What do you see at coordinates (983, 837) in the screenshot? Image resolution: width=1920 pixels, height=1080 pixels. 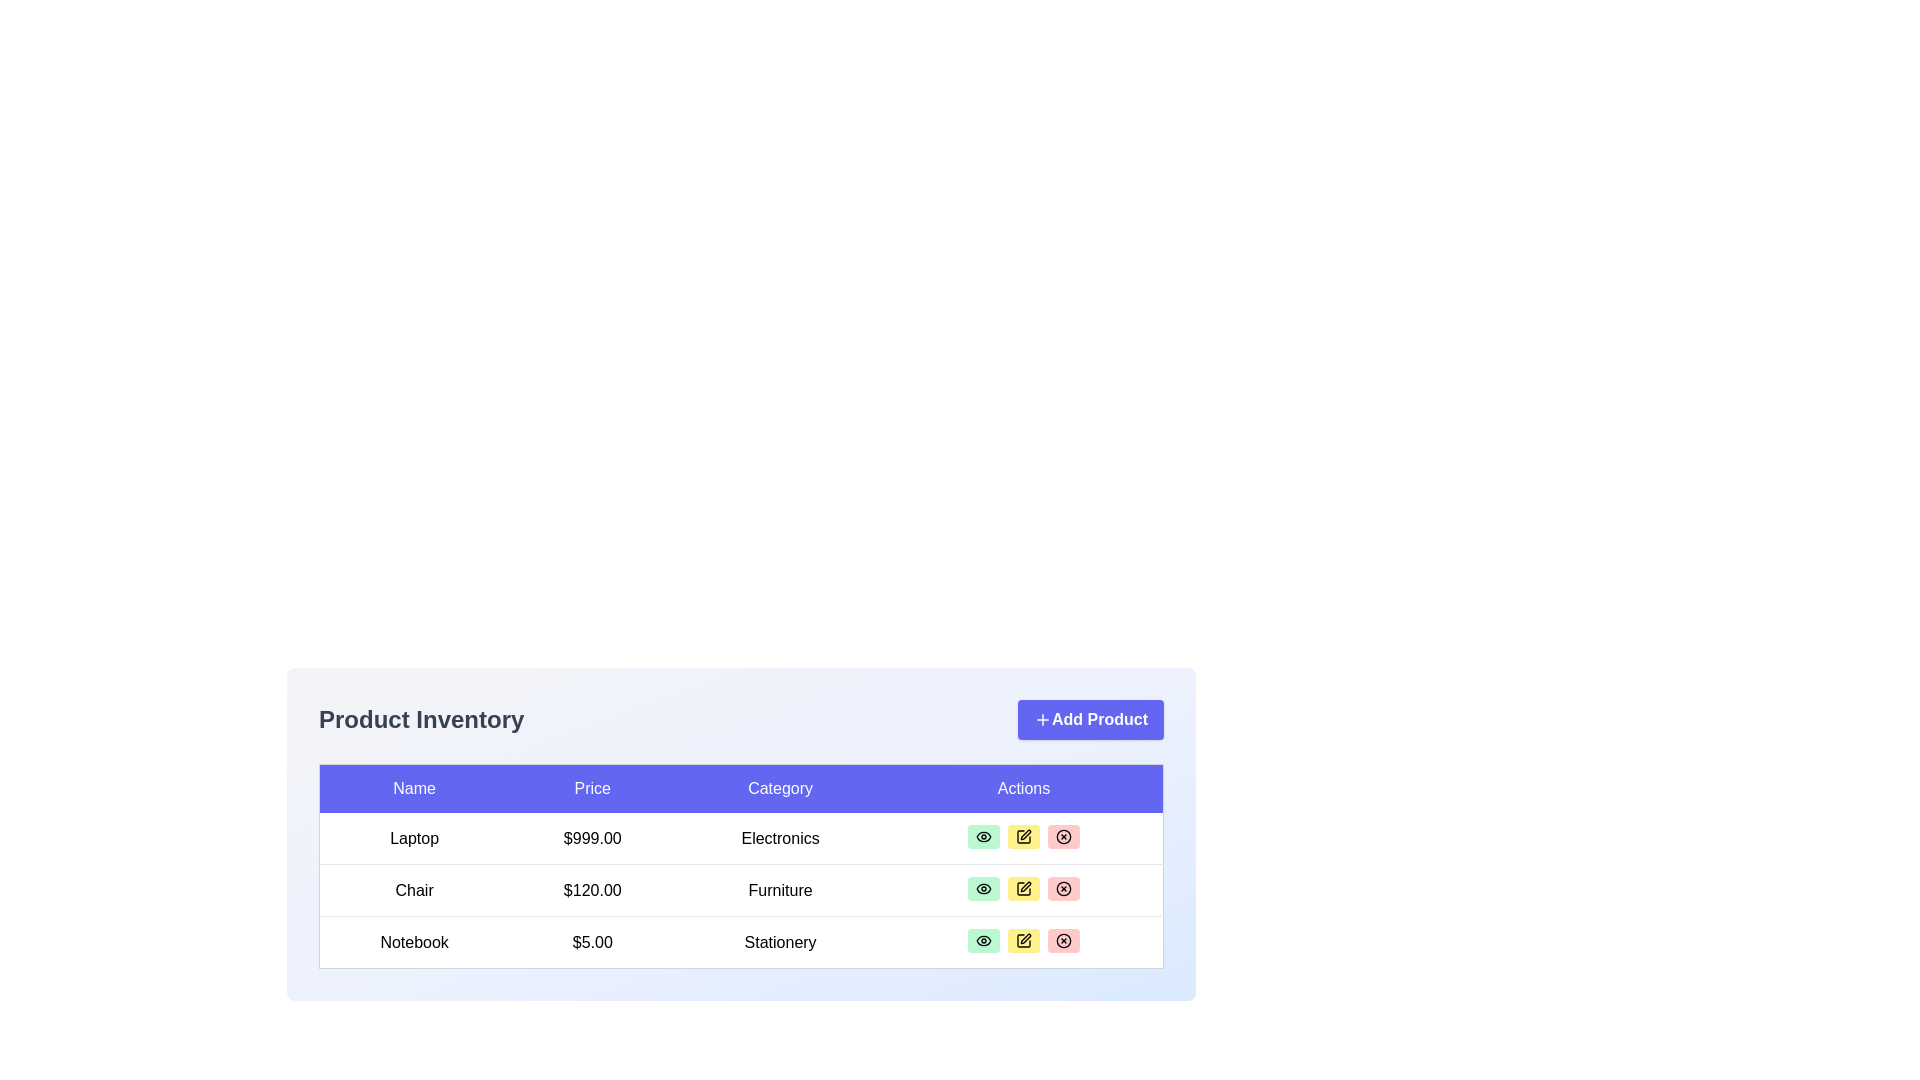 I see `the small green button with a rounded corner and a black eye icon located in the 'Actions' column corresponding to the 'Laptop' product entry` at bounding box center [983, 837].